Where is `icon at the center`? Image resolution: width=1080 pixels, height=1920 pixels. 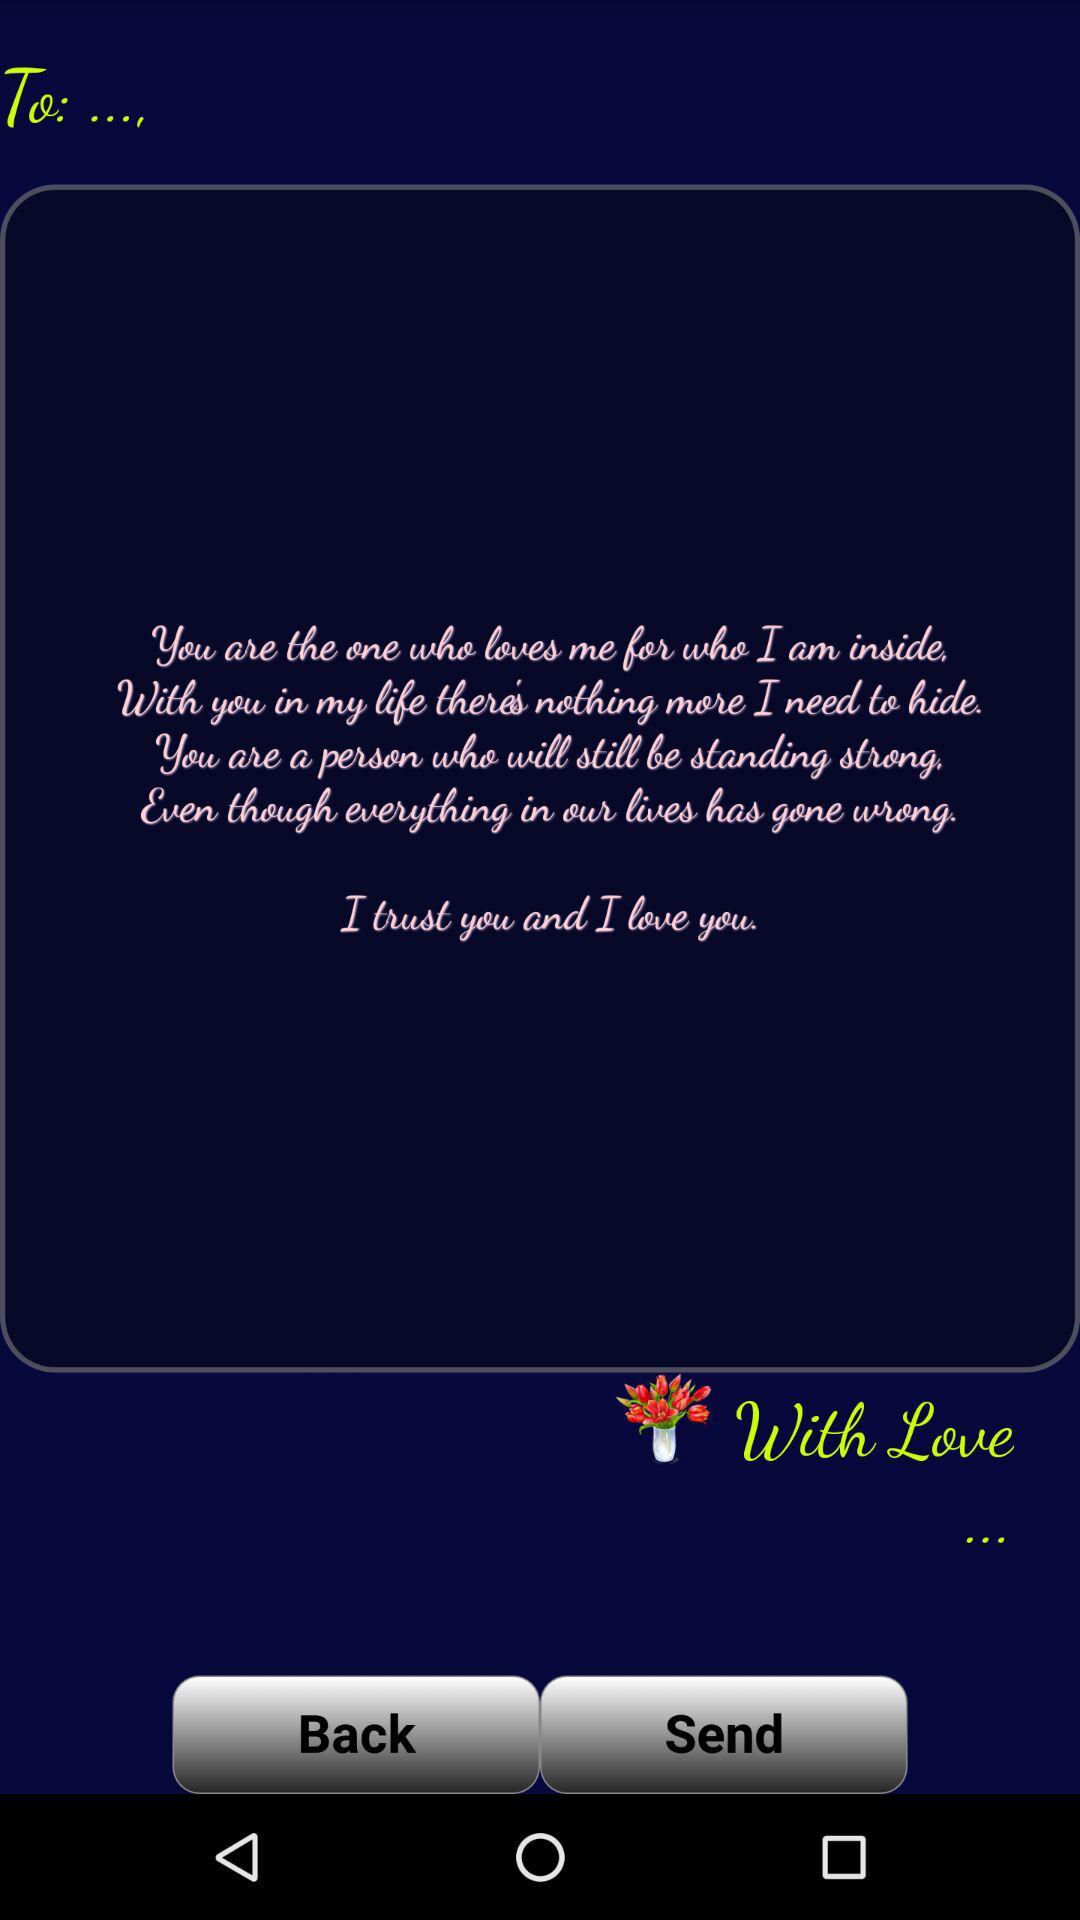
icon at the center is located at coordinates (540, 777).